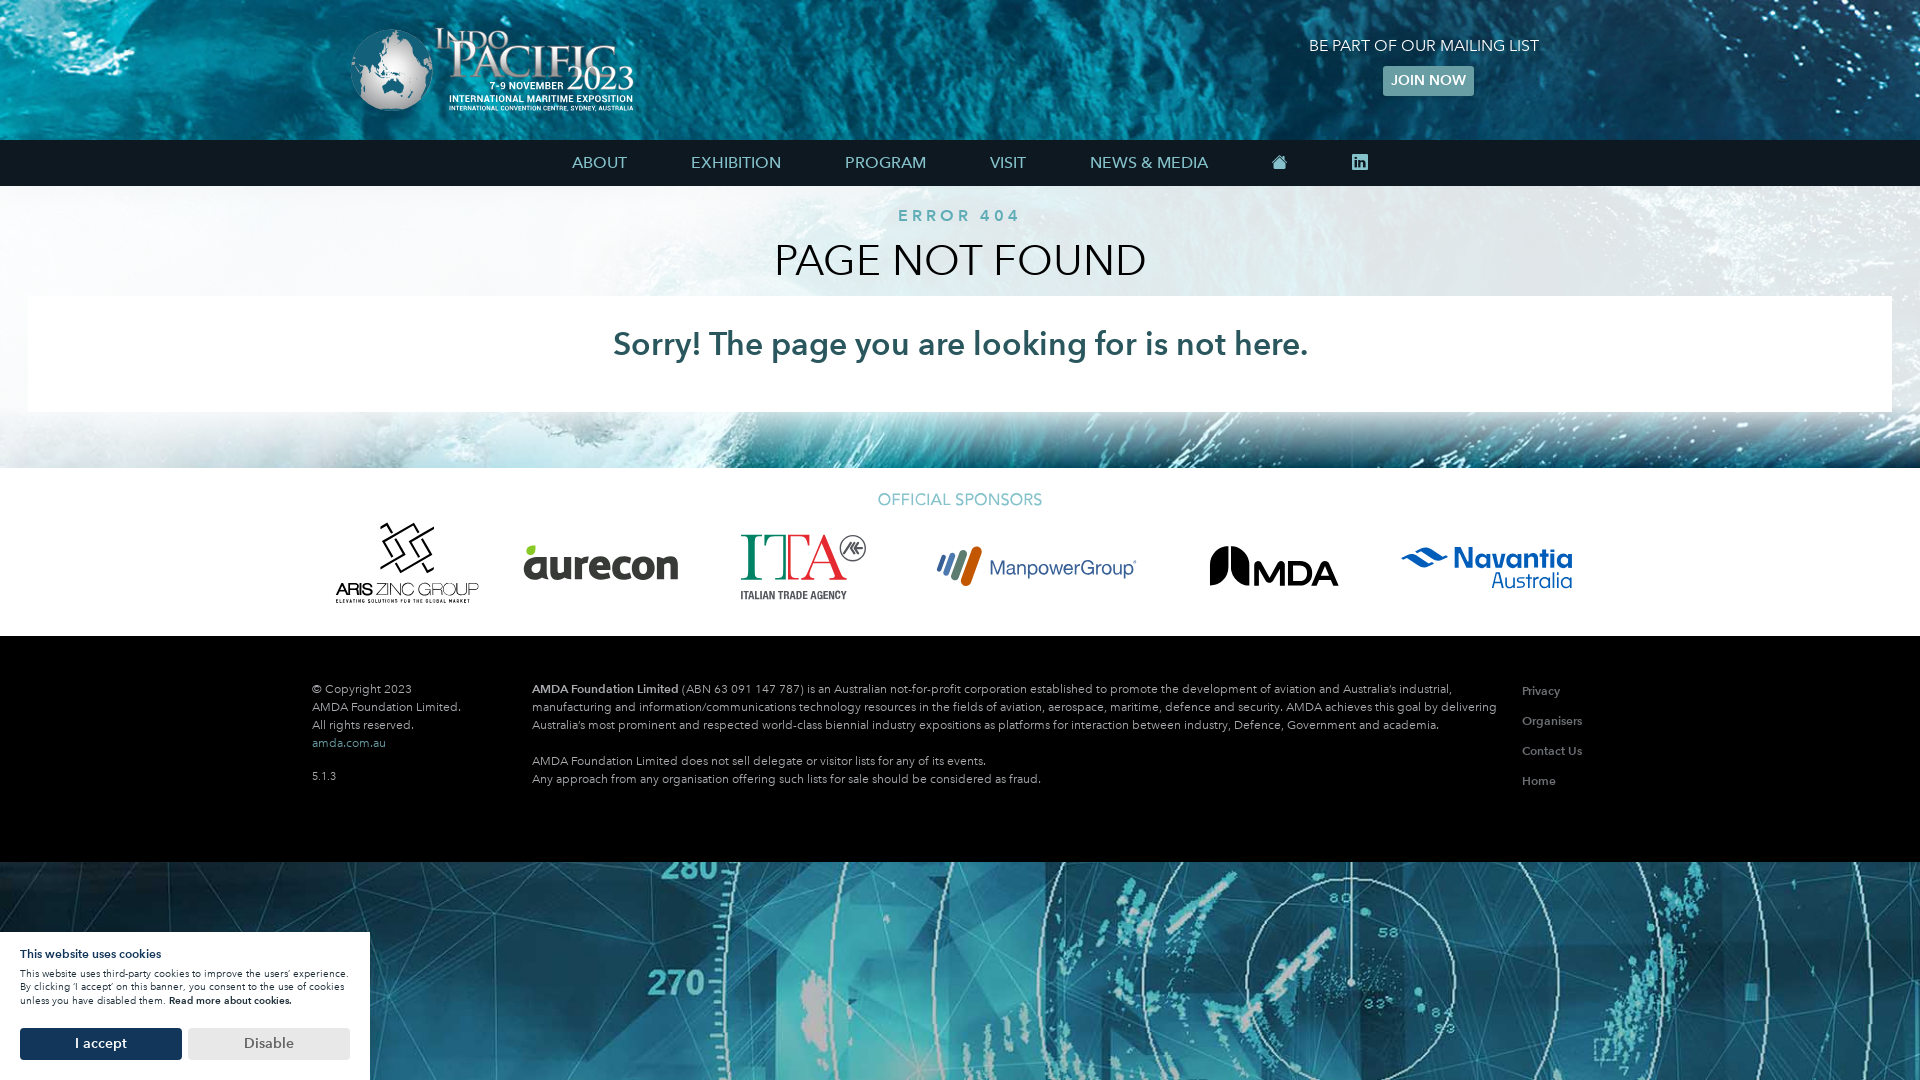 Image resolution: width=1920 pixels, height=1080 pixels. What do you see at coordinates (598, 161) in the screenshot?
I see `'ABOUT'` at bounding box center [598, 161].